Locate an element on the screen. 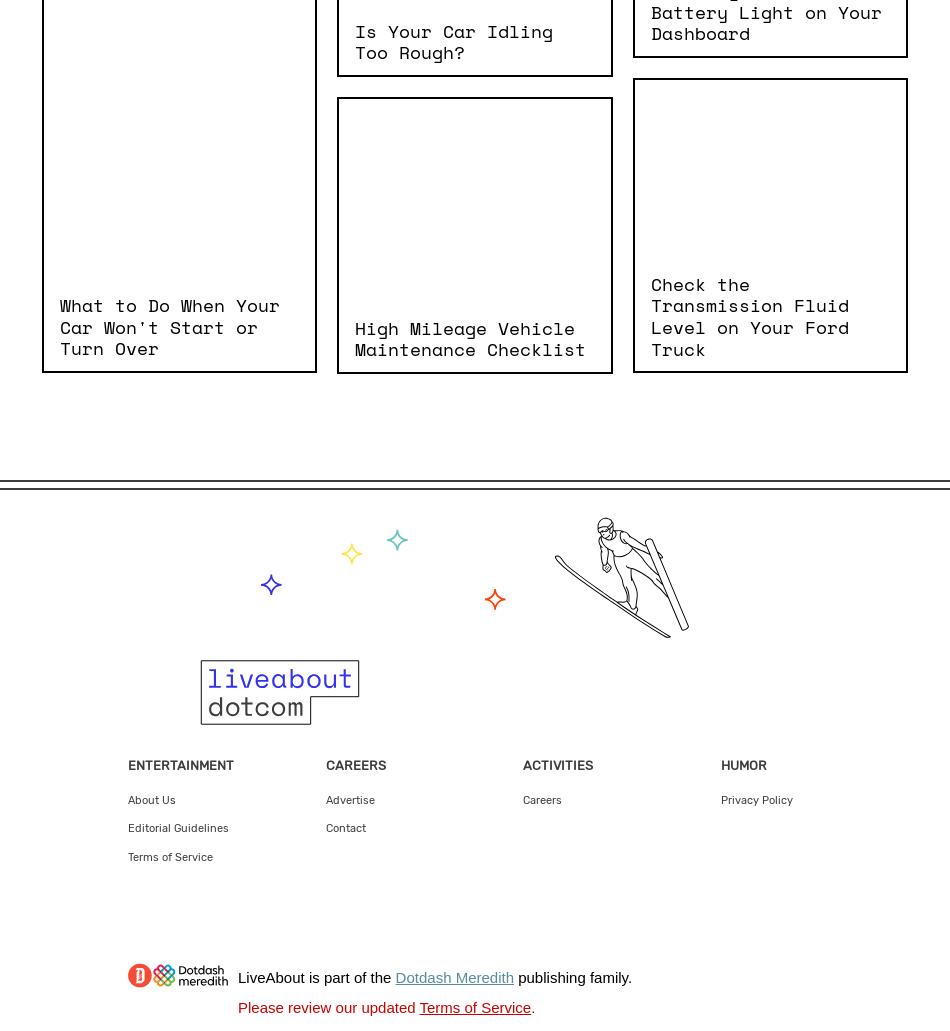 The image size is (950, 1031). 'Entertainment' is located at coordinates (180, 763).